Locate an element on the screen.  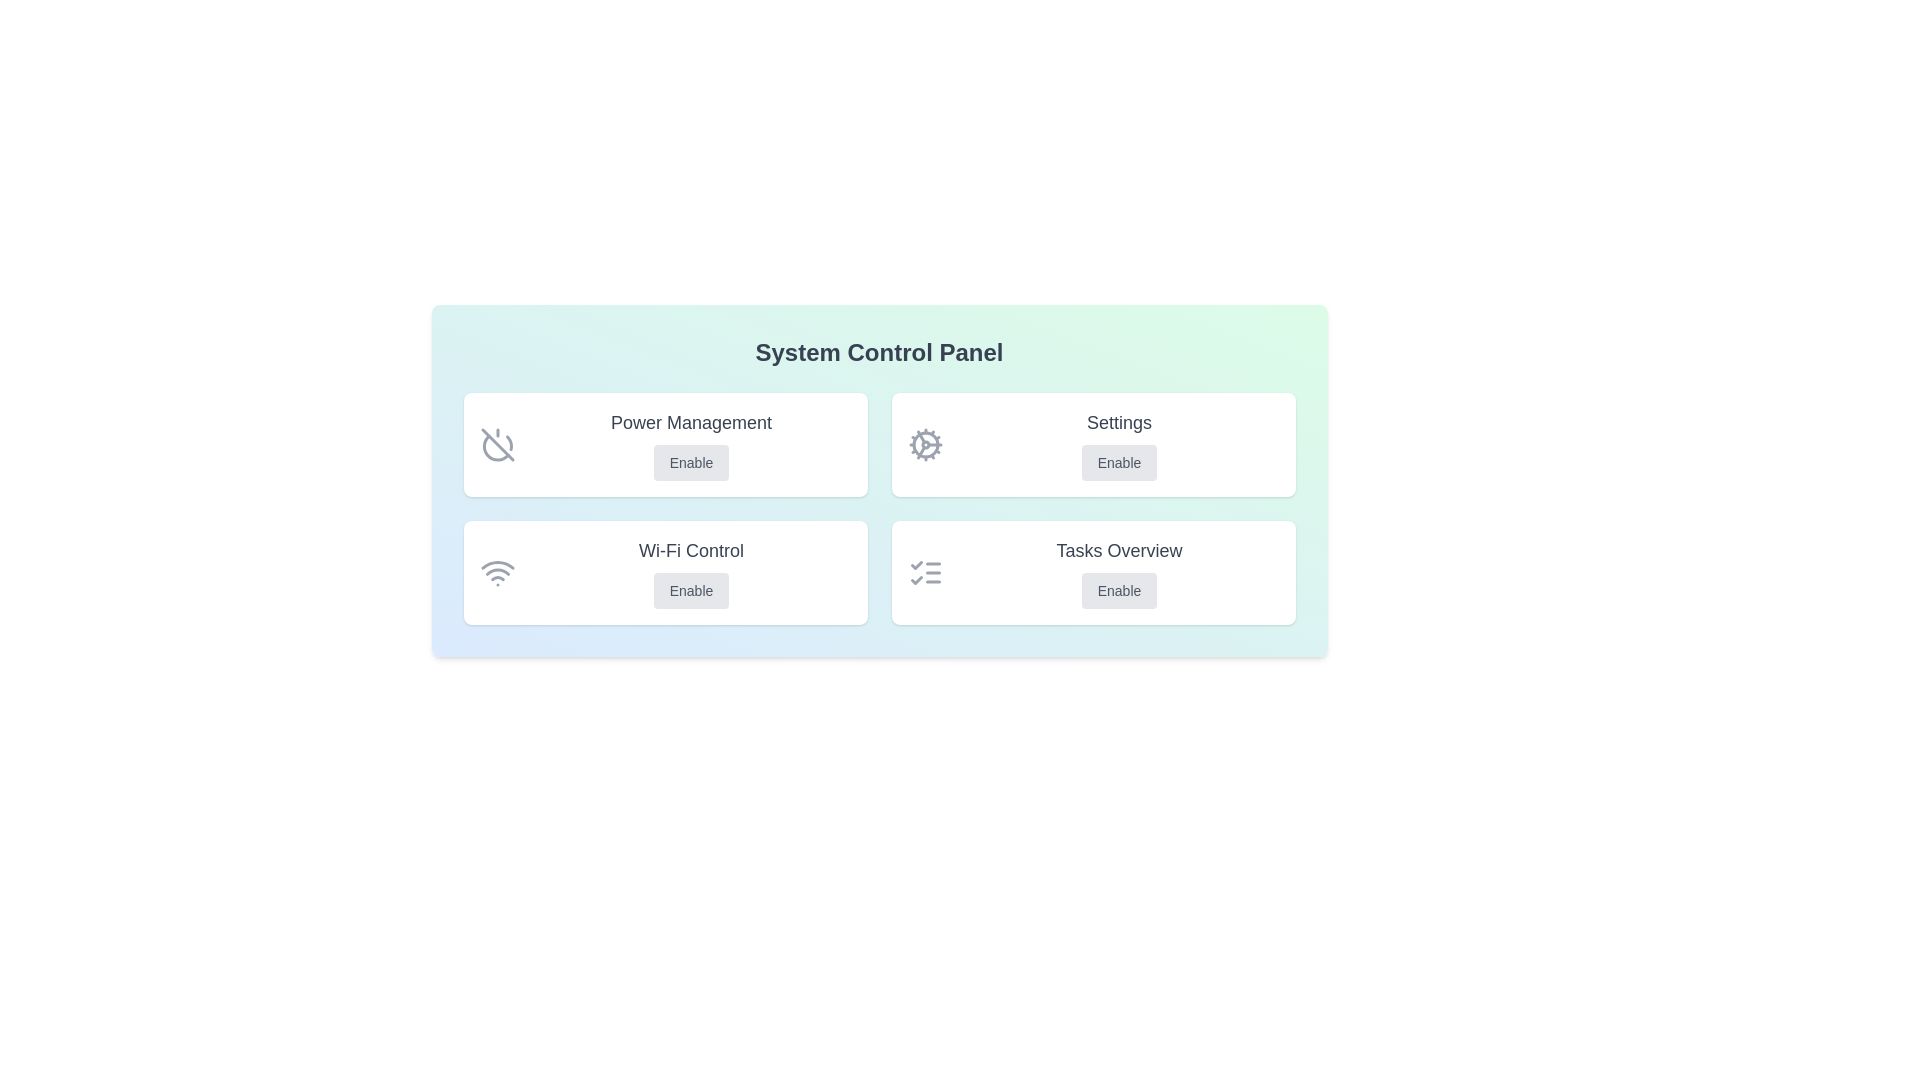
the decorative vector graphic arc that visually represents the power-off symbol within the 'Power Management' icon is located at coordinates (508, 442).